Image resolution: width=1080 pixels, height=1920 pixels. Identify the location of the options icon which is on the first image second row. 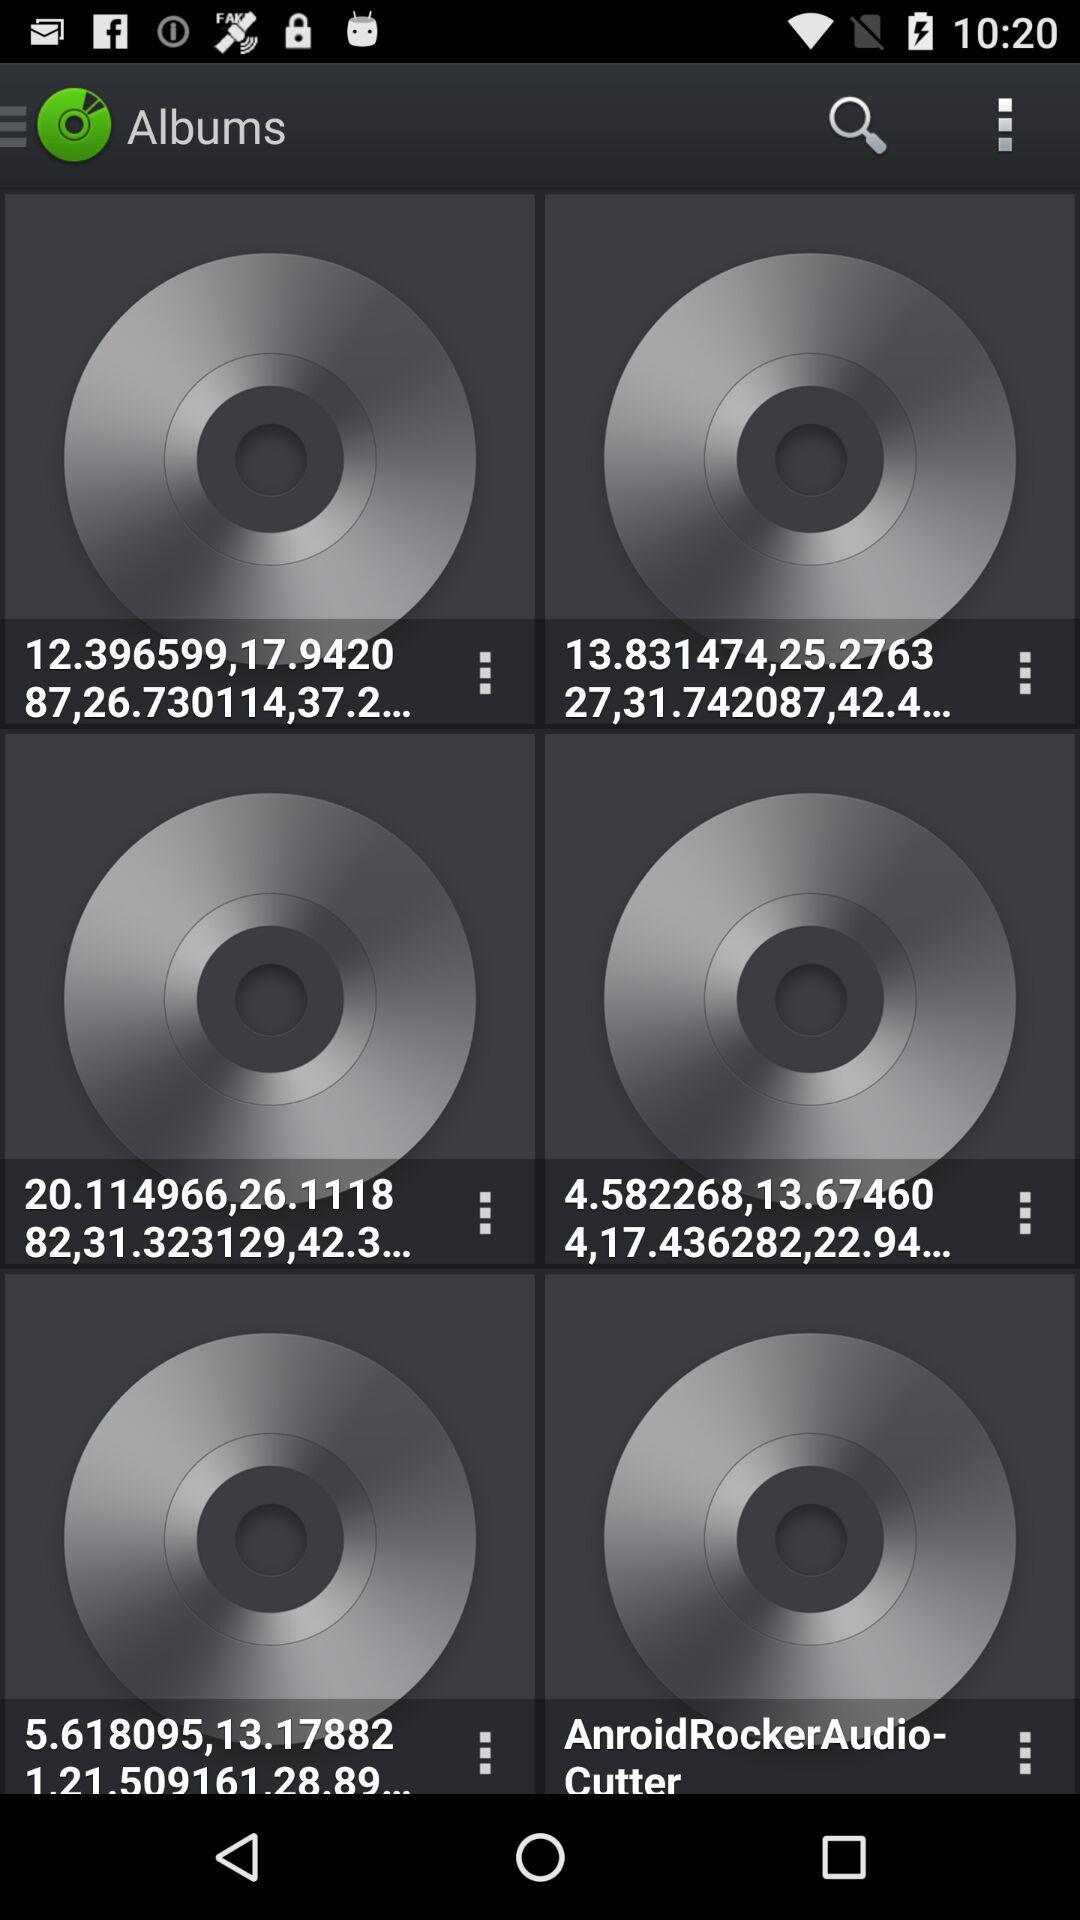
(485, 1213).